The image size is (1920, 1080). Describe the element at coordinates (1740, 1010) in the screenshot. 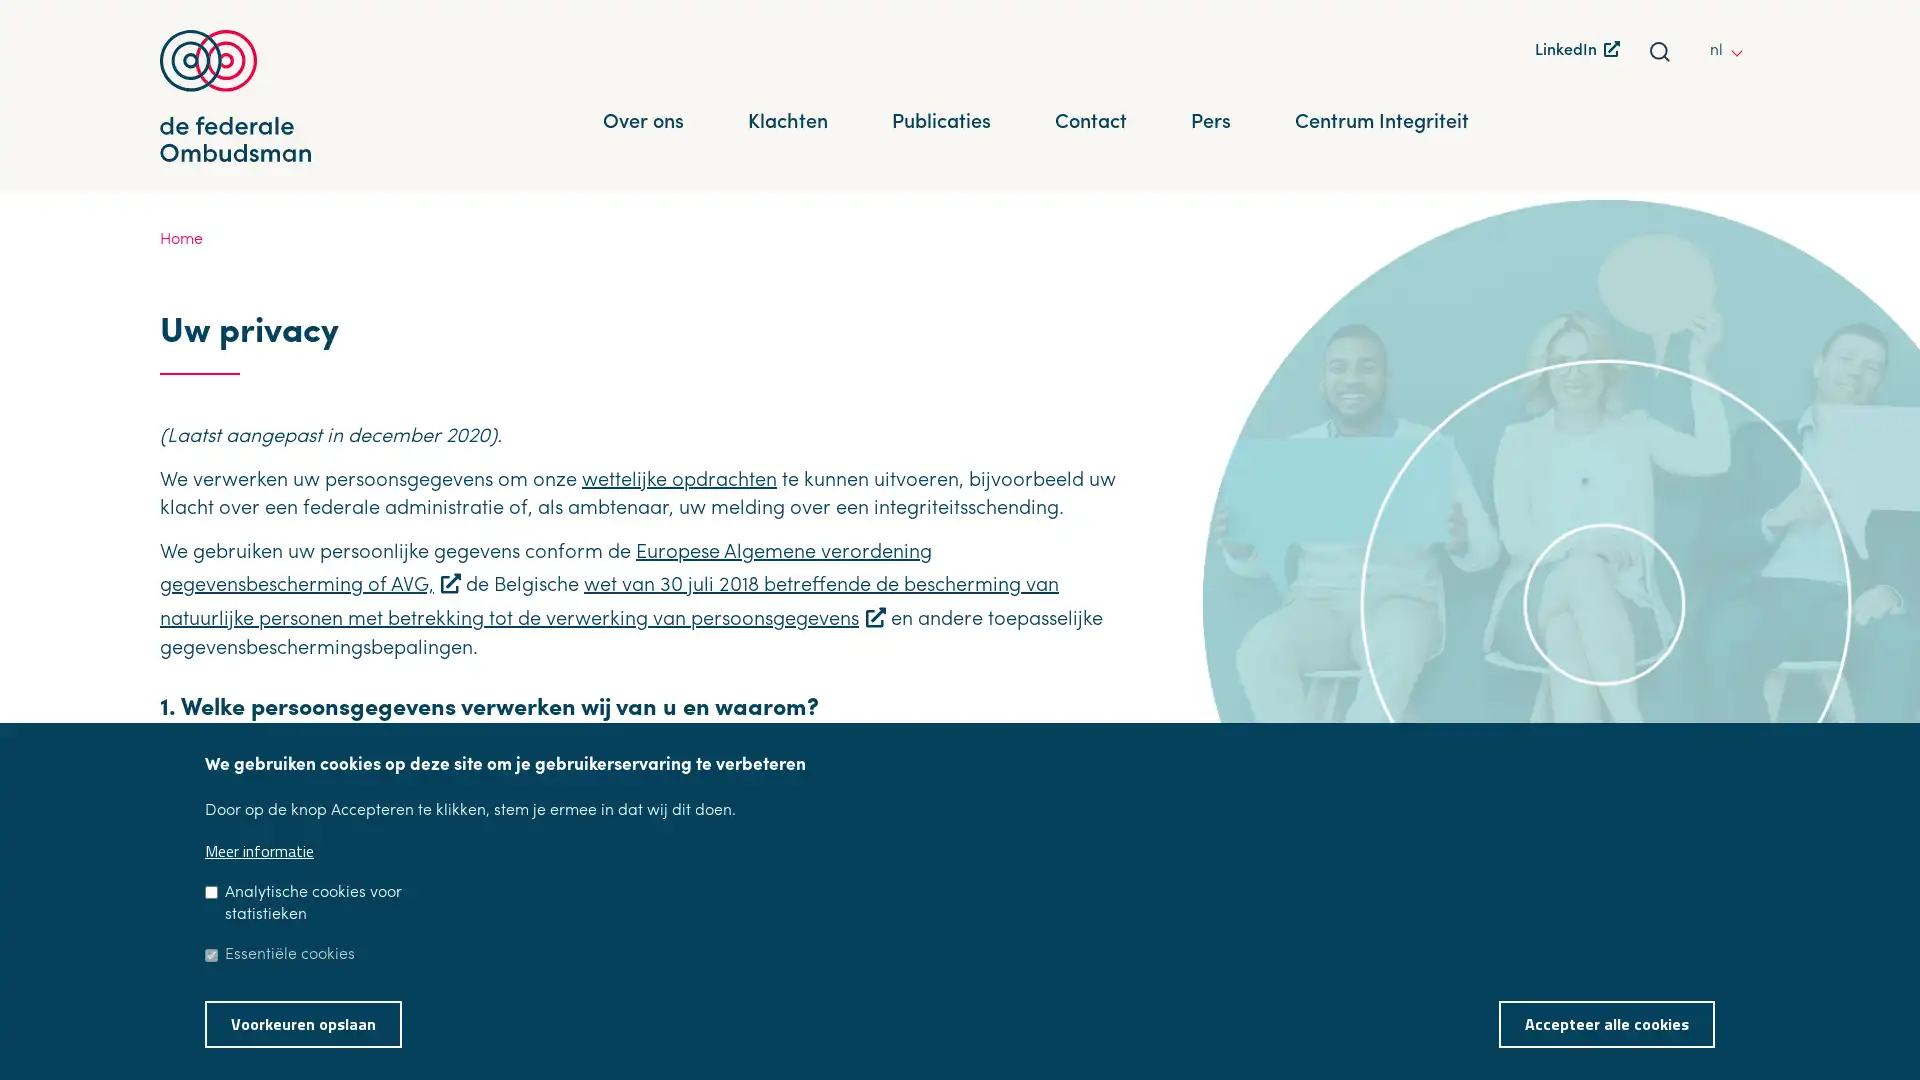

I see `Toestemming intrekken` at that location.